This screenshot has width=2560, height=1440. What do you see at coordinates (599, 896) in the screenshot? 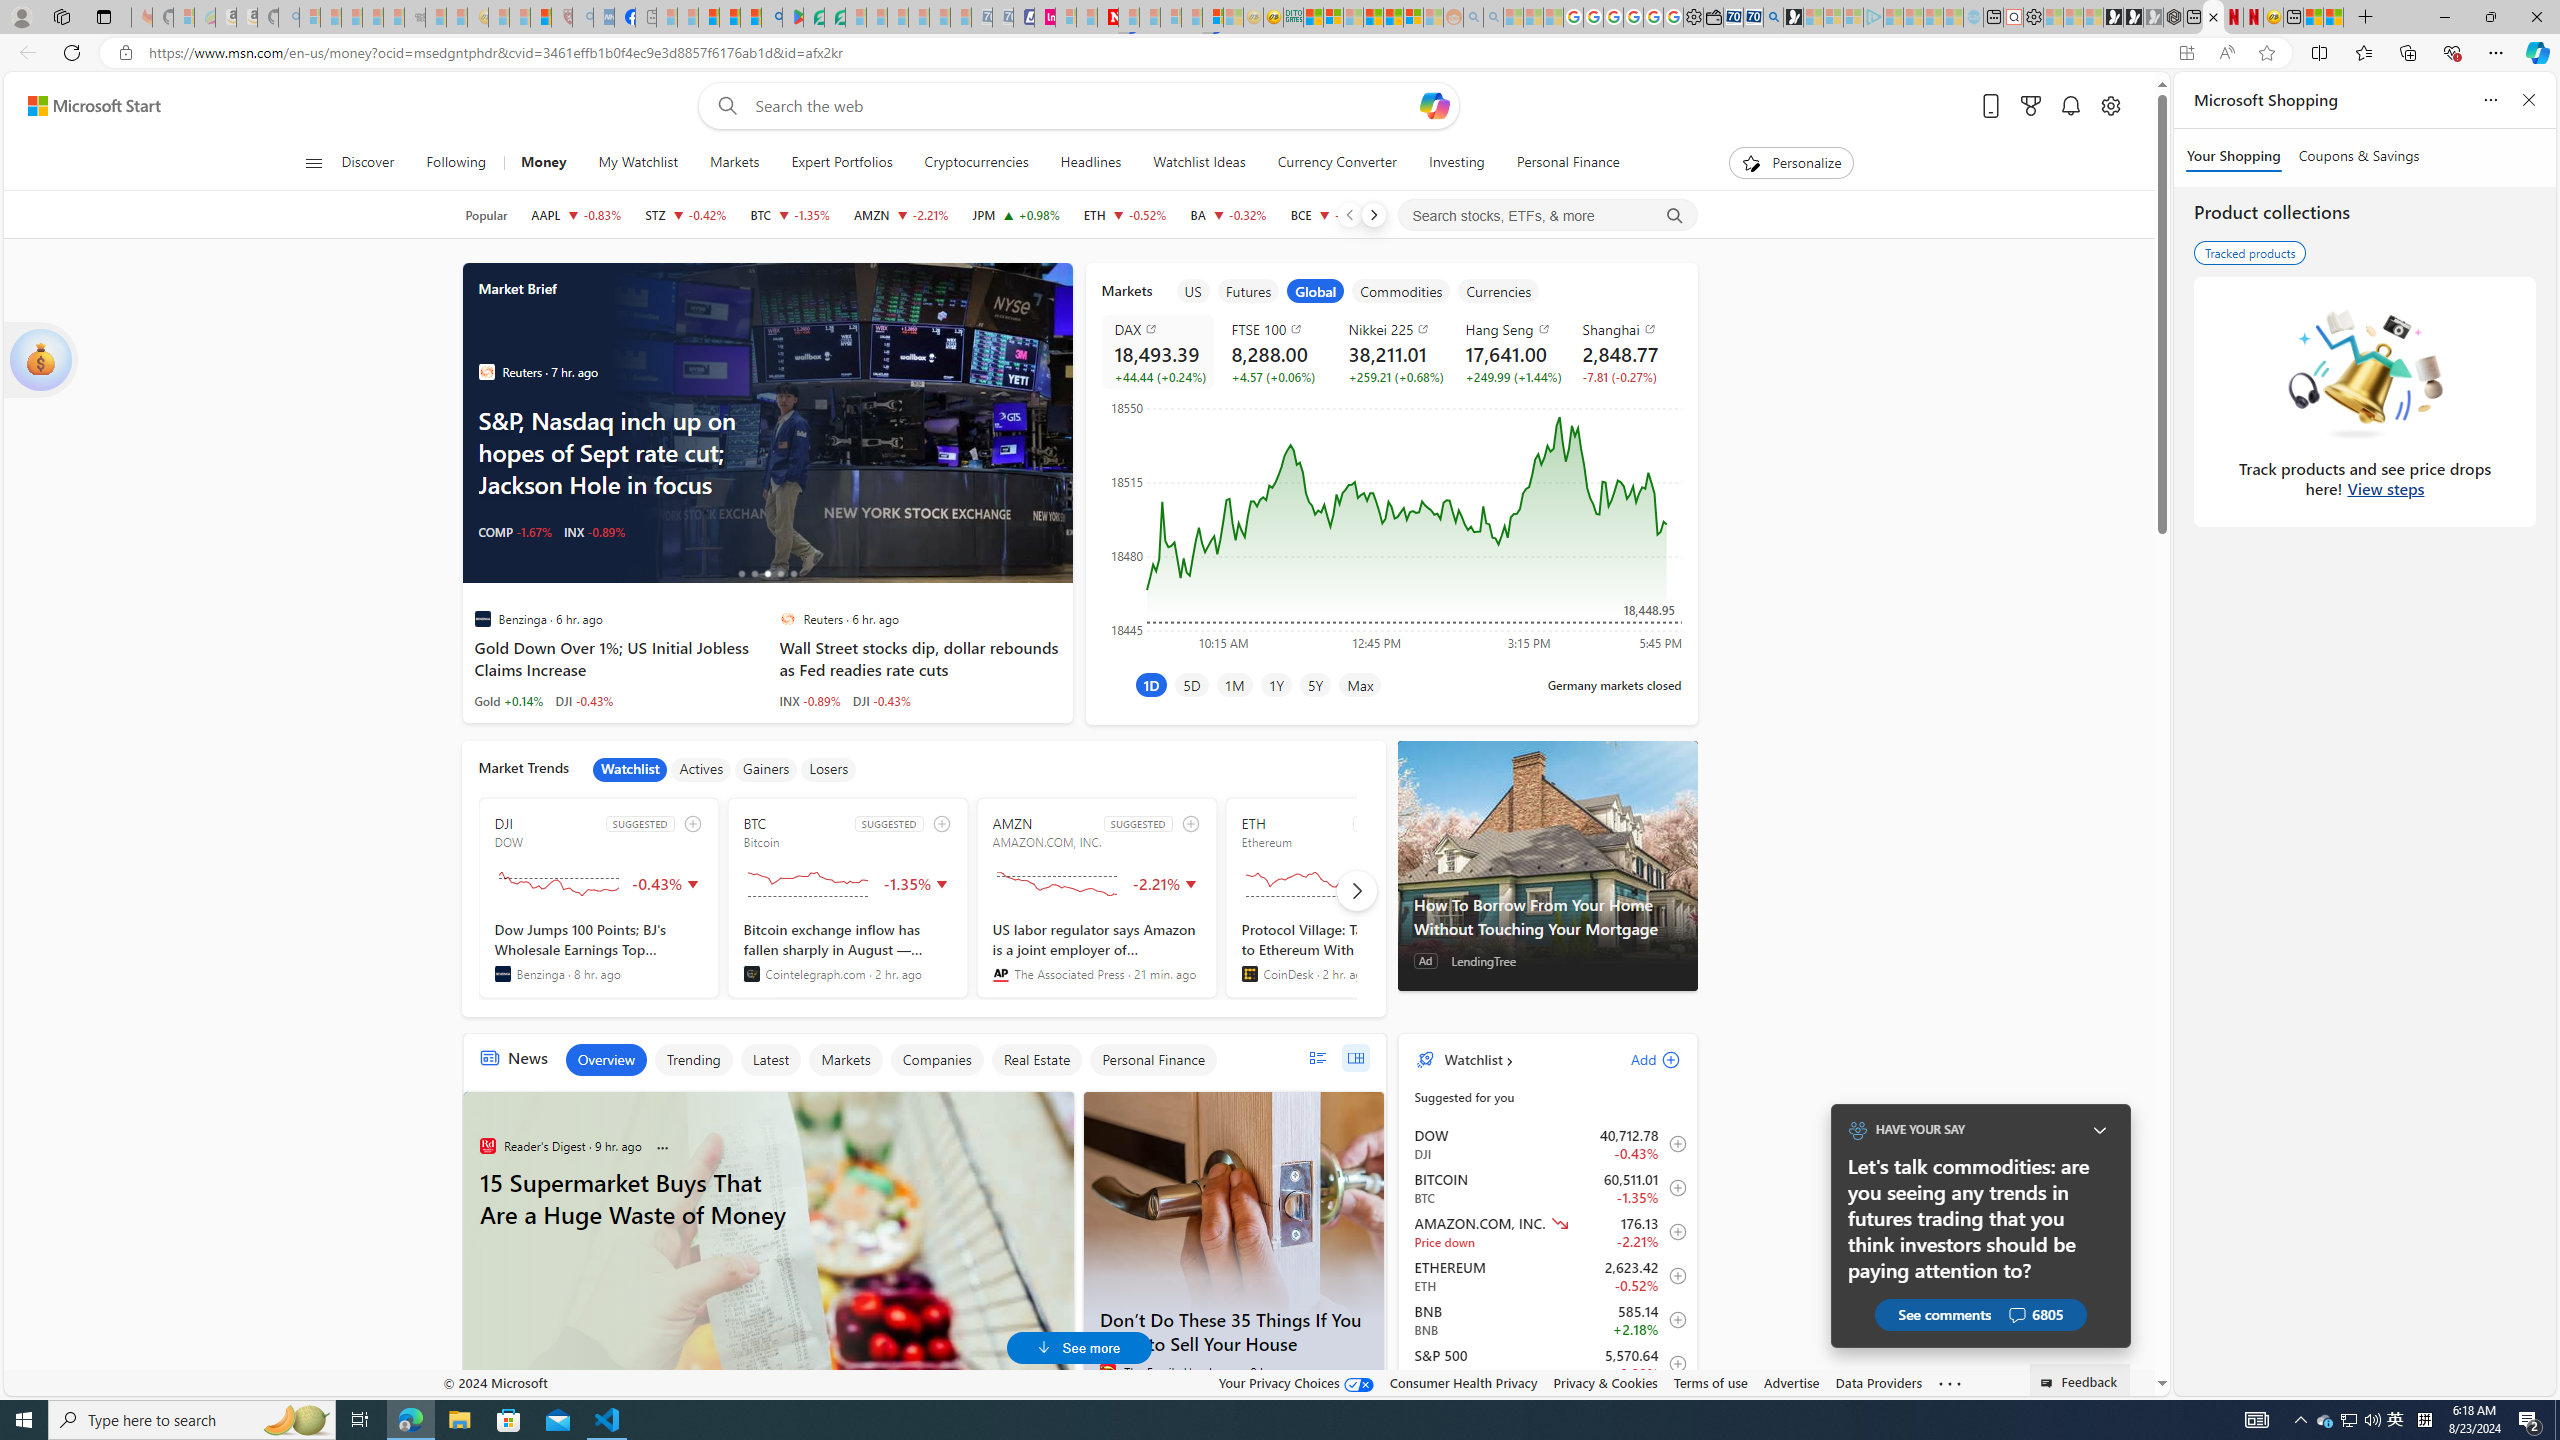
I see `'DJI SUGGESTED DOW'` at bounding box center [599, 896].